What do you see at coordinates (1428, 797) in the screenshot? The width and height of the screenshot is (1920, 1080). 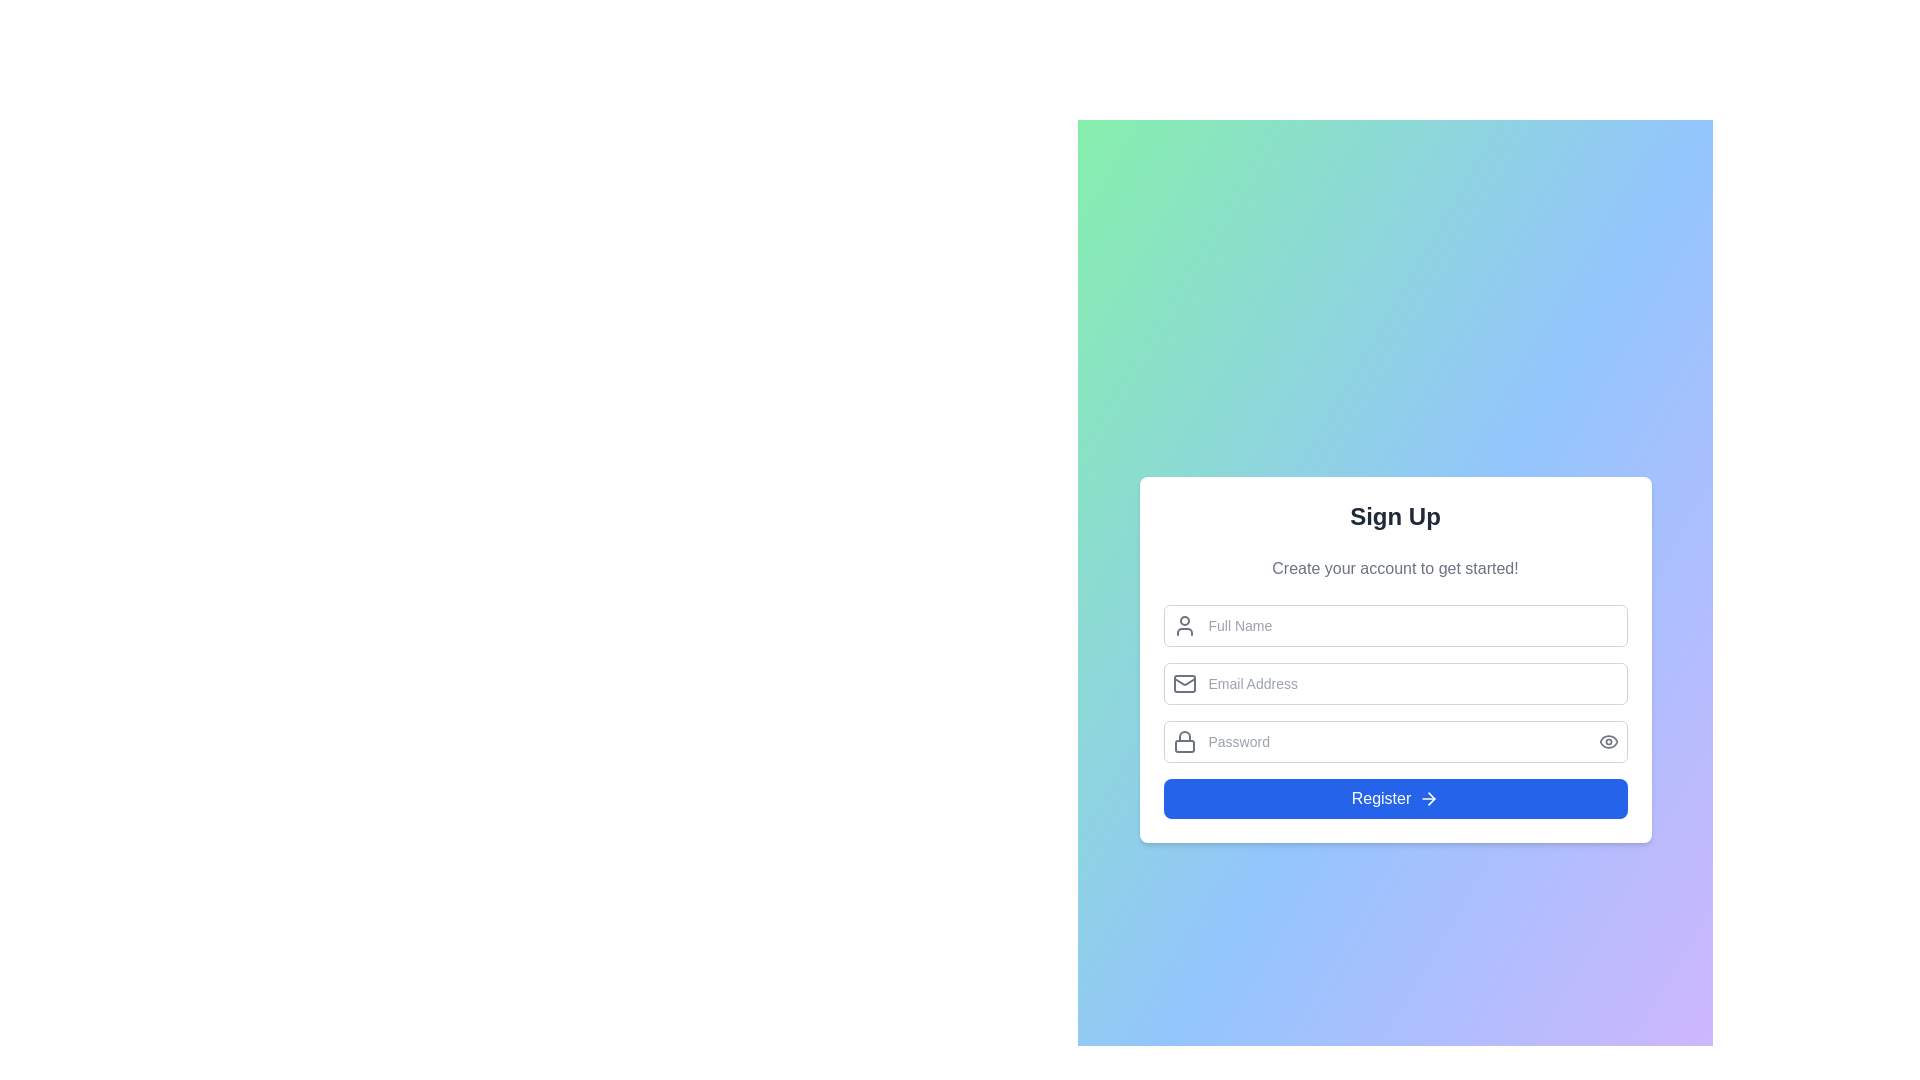 I see `the arrow icon located at the far-right side of the 'Register' button, which signifies the action of proceeding or submitting` at bounding box center [1428, 797].